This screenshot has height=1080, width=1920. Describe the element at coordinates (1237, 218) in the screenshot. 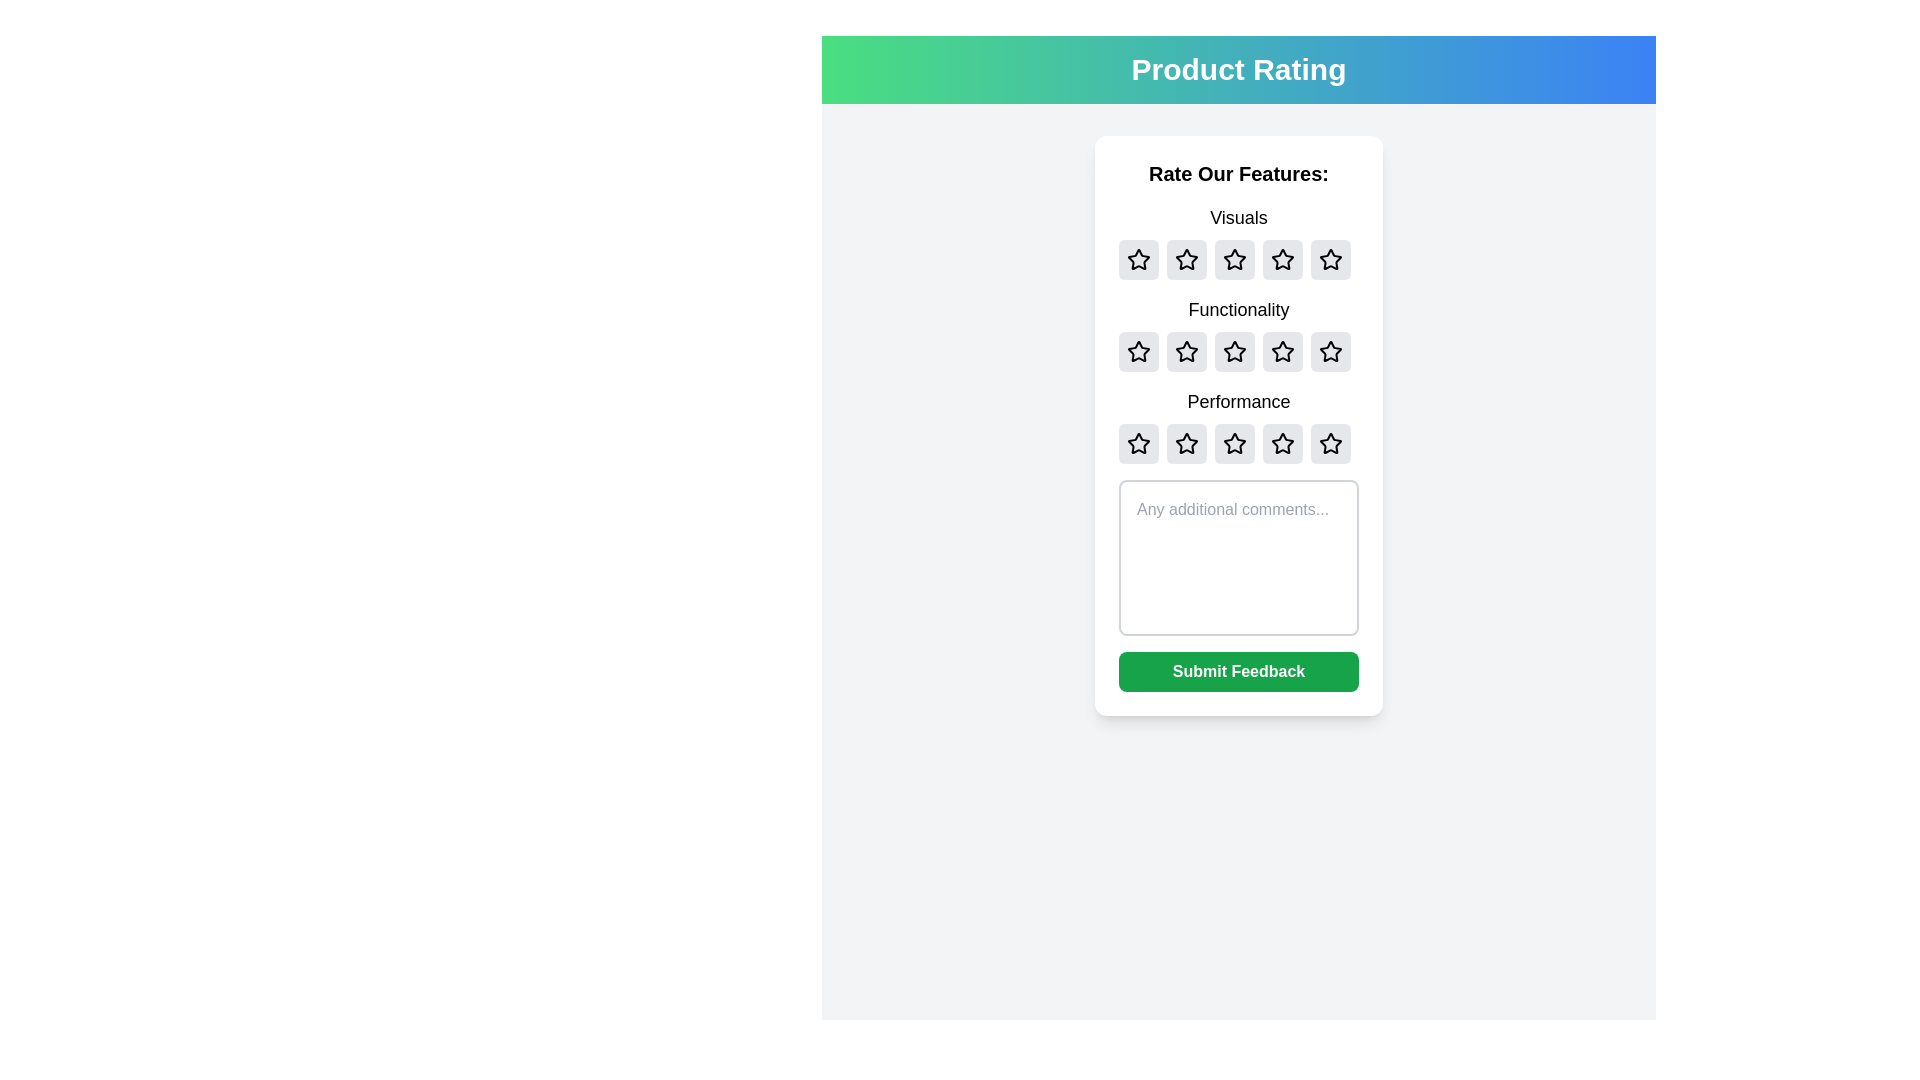

I see `the Text Label that describes the rating section for 'Visuals', located above the star ratings in the feedback section` at that location.